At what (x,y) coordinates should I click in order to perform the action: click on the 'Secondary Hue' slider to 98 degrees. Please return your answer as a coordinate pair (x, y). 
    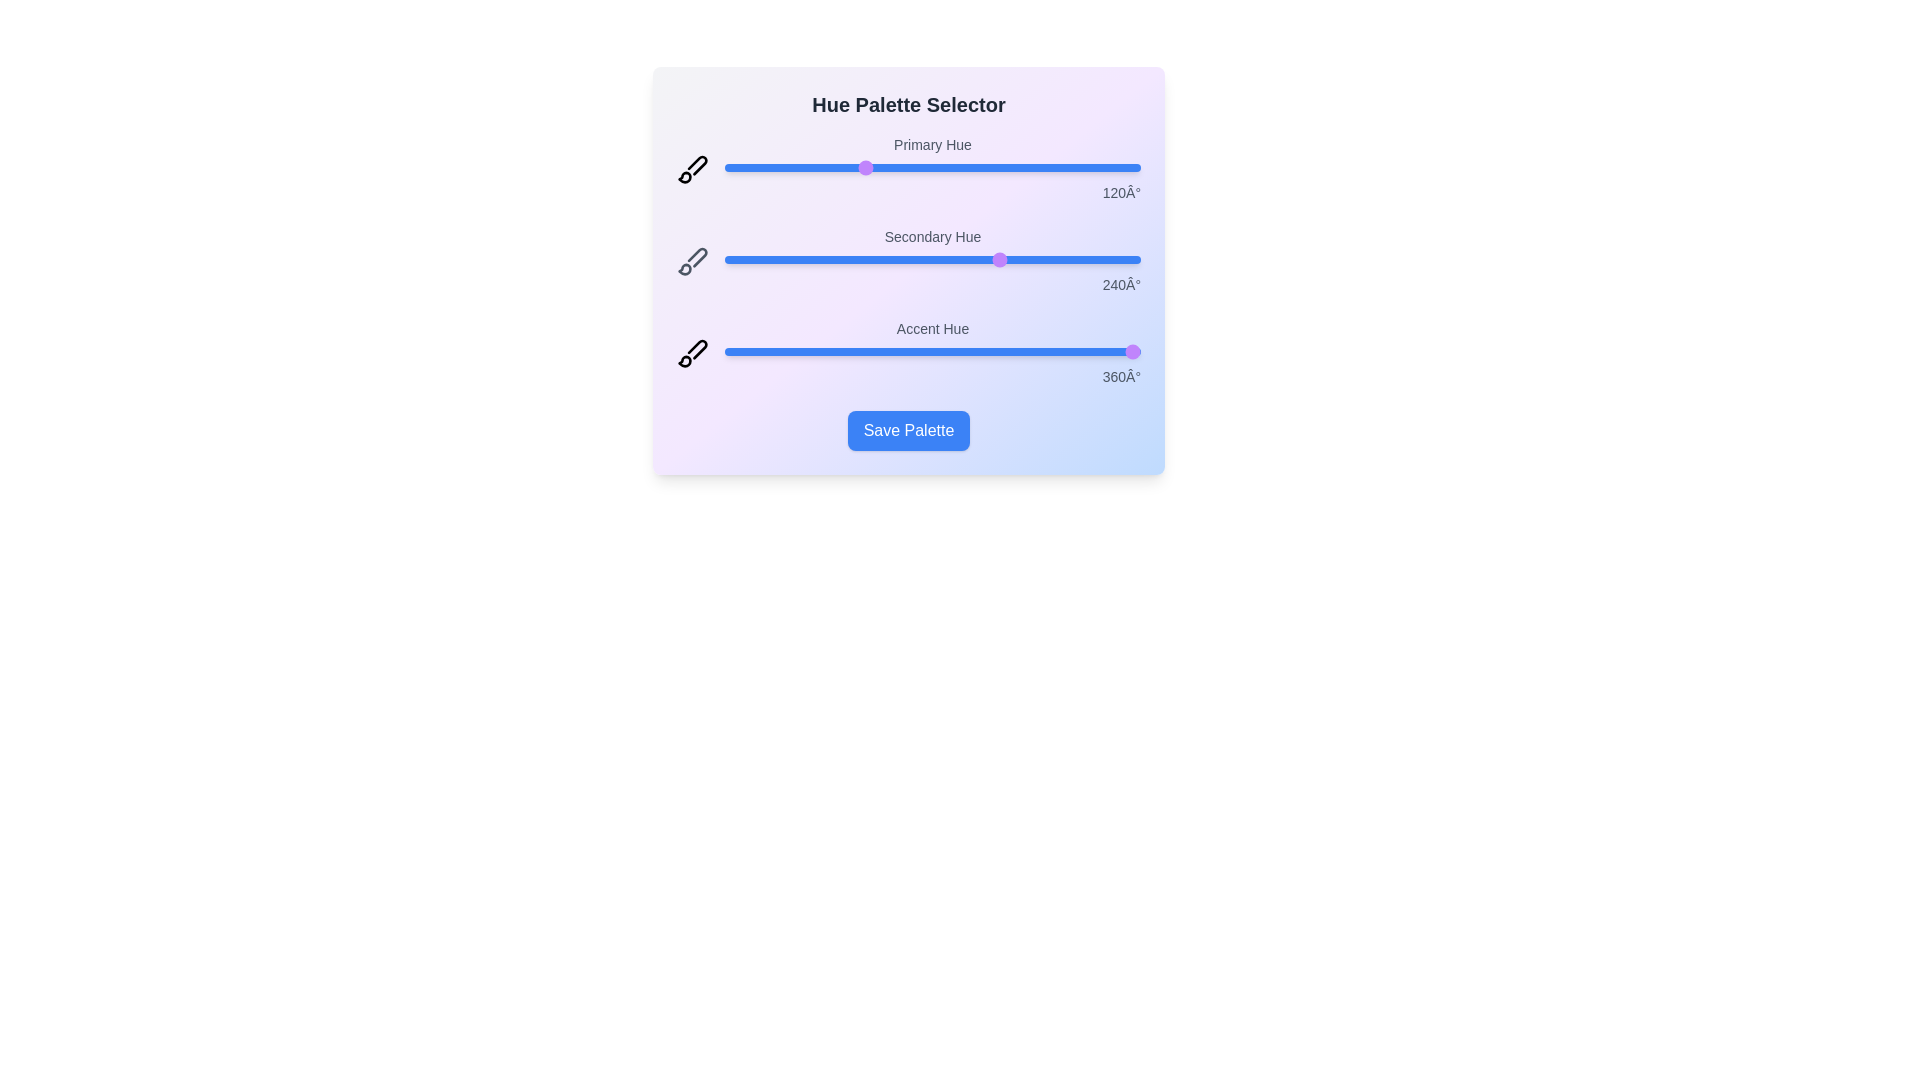
    Looking at the image, I should click on (838, 258).